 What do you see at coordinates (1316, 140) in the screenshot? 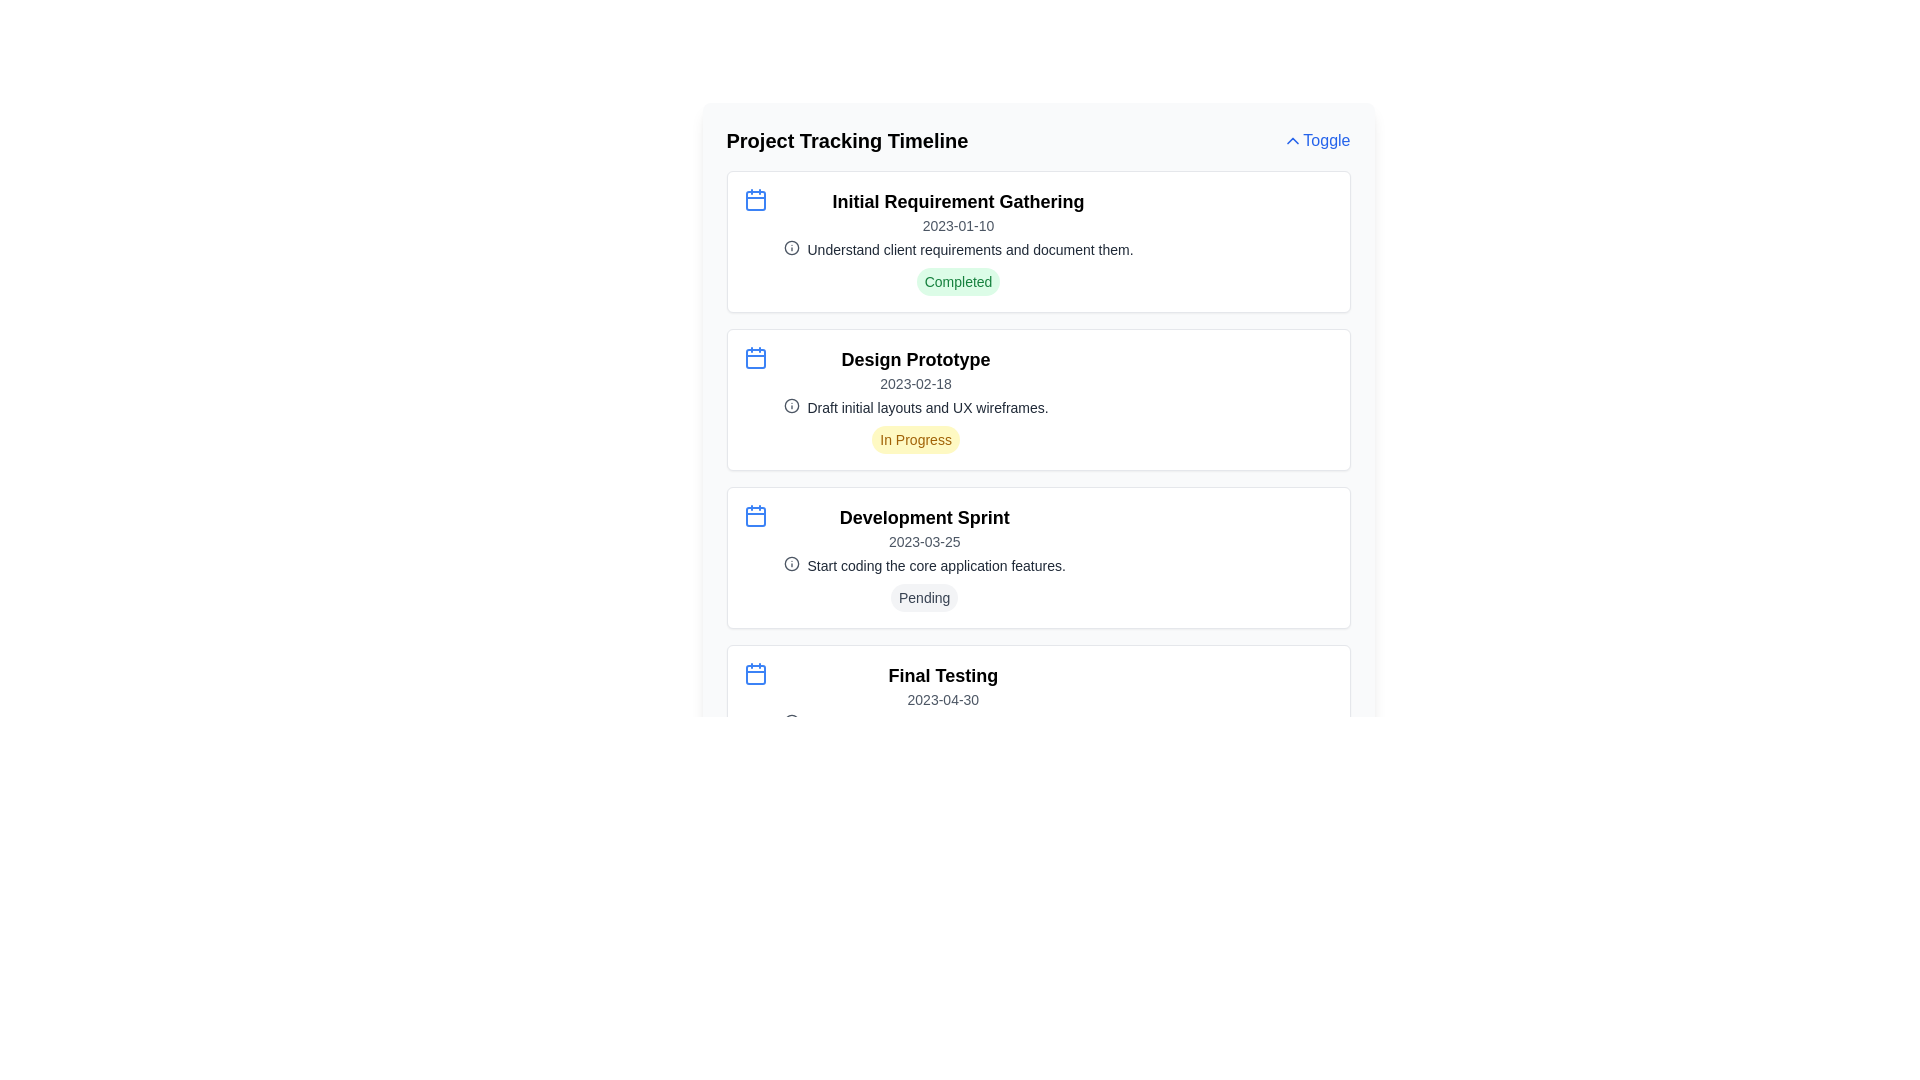
I see `the button located to the right of the text 'Project Tracking Timeline' to change the text color` at bounding box center [1316, 140].